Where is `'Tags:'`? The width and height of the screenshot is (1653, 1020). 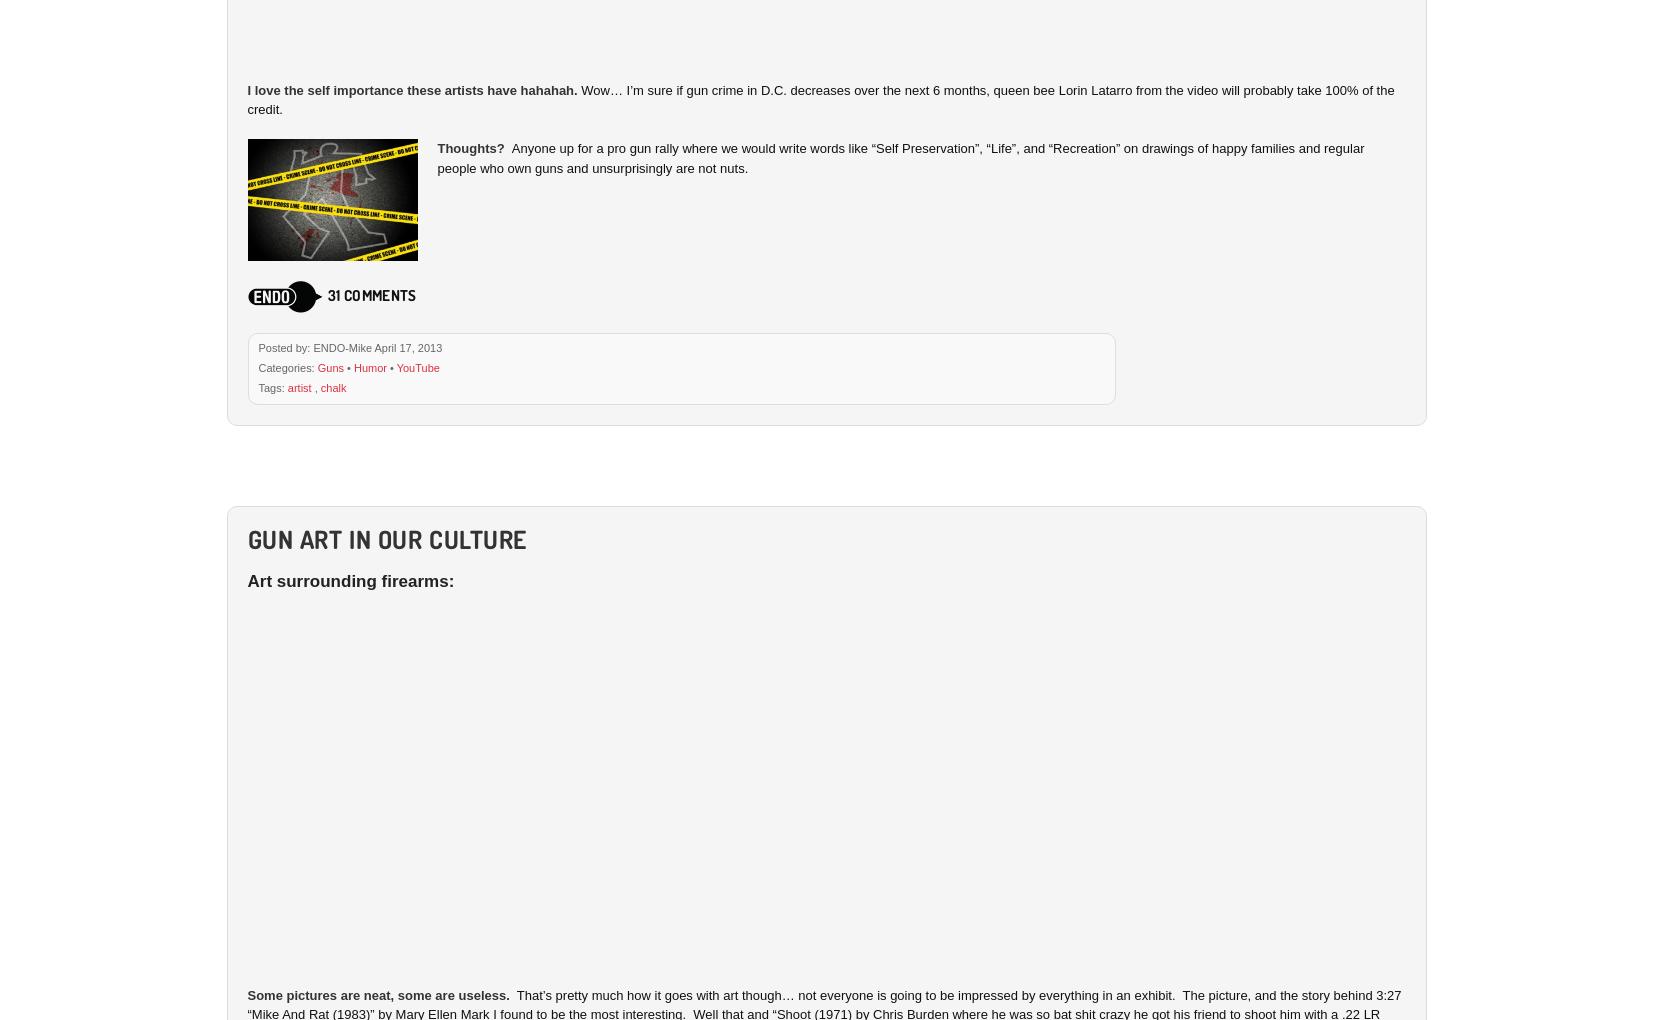 'Tags:' is located at coordinates (271, 386).